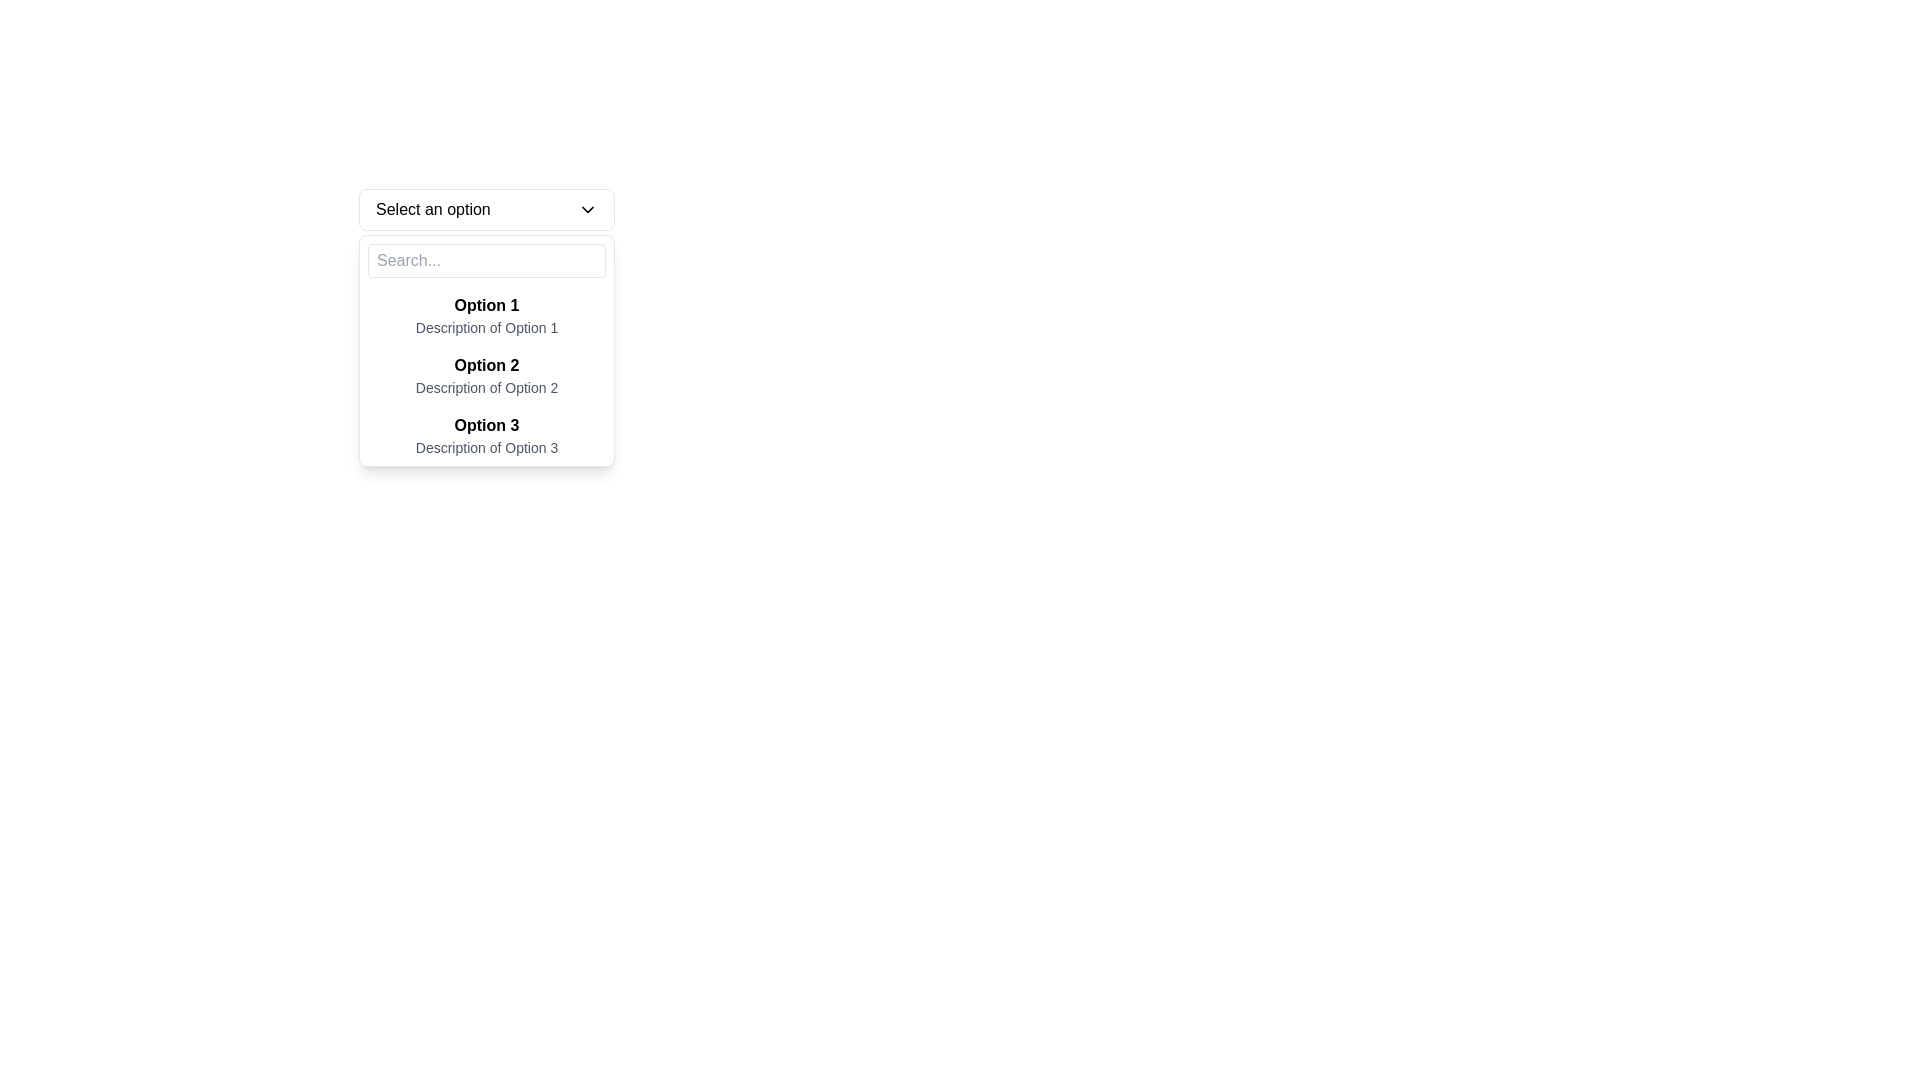 The width and height of the screenshot is (1920, 1080). Describe the element at coordinates (486, 366) in the screenshot. I see `the bold text 'Option 2' within the dropdown menu` at that location.